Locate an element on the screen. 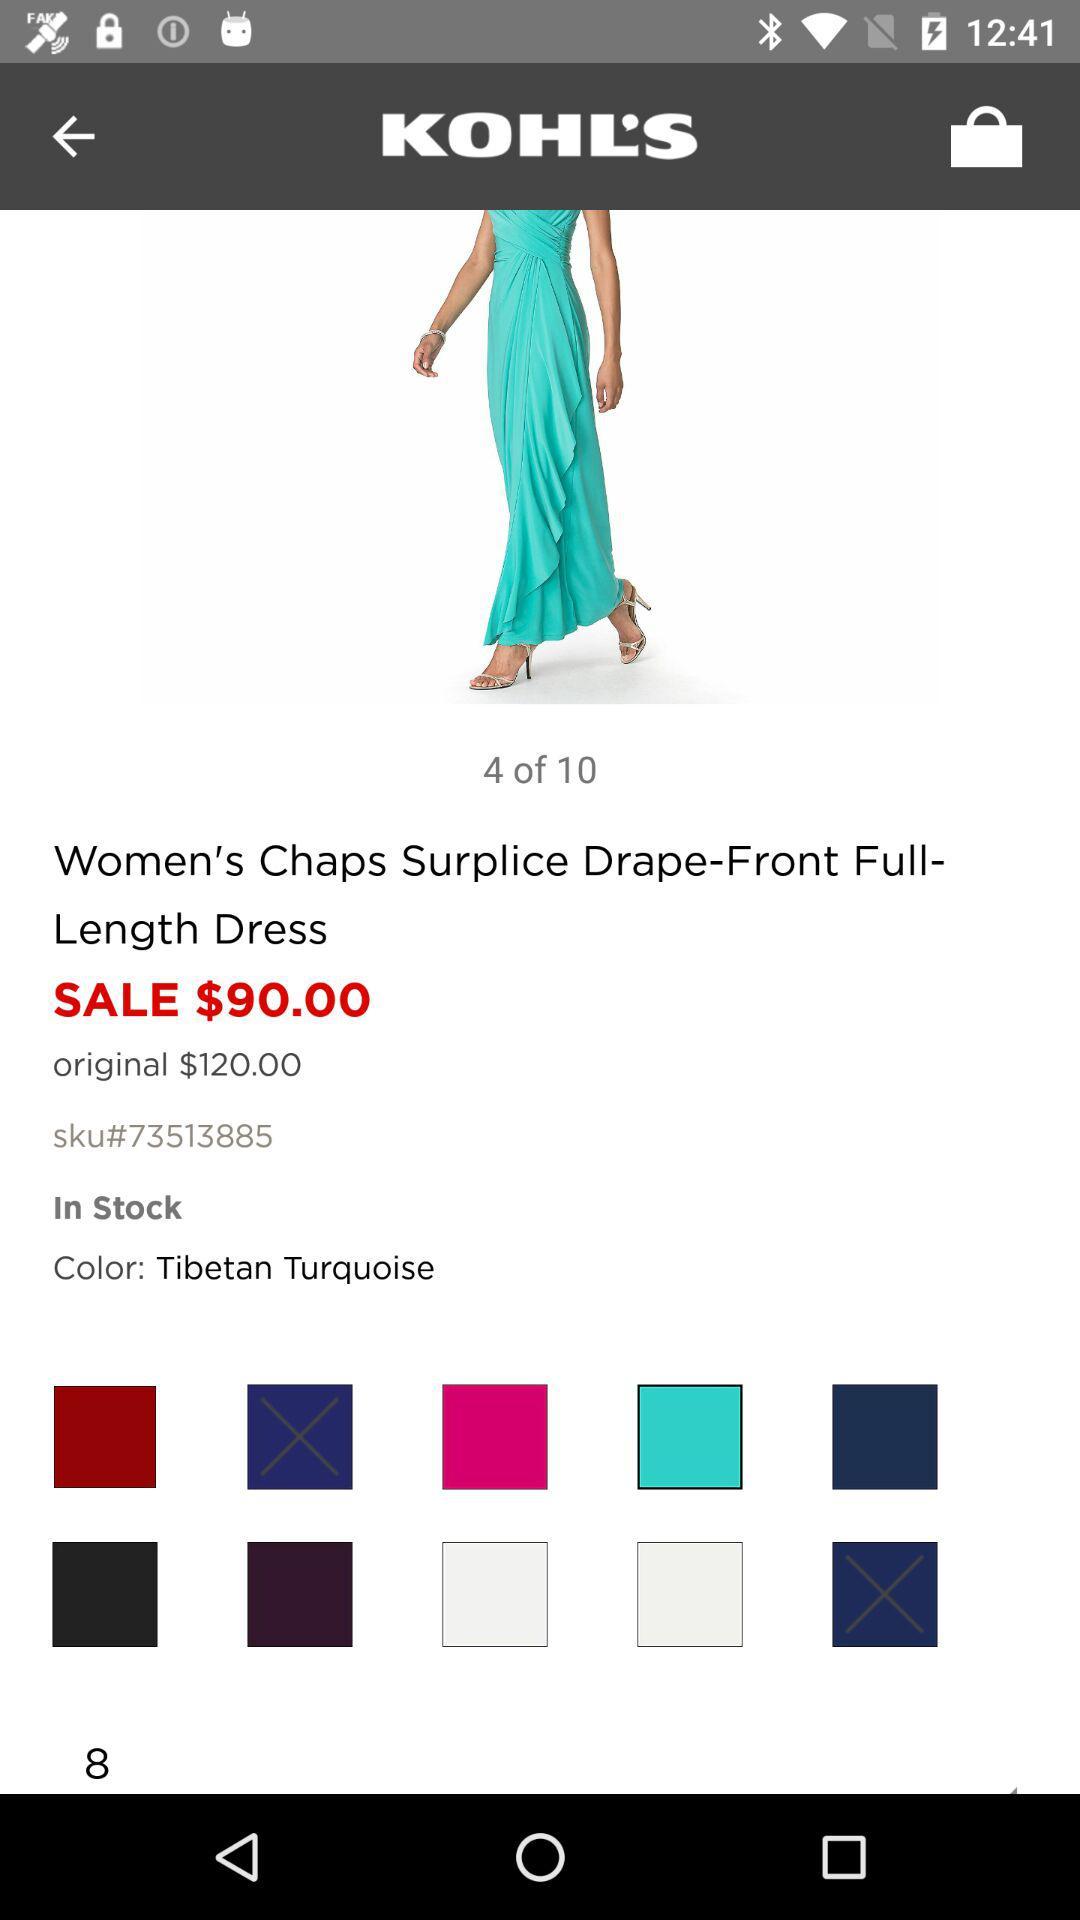 The width and height of the screenshot is (1080, 1920). item above 8 is located at coordinates (494, 1593).